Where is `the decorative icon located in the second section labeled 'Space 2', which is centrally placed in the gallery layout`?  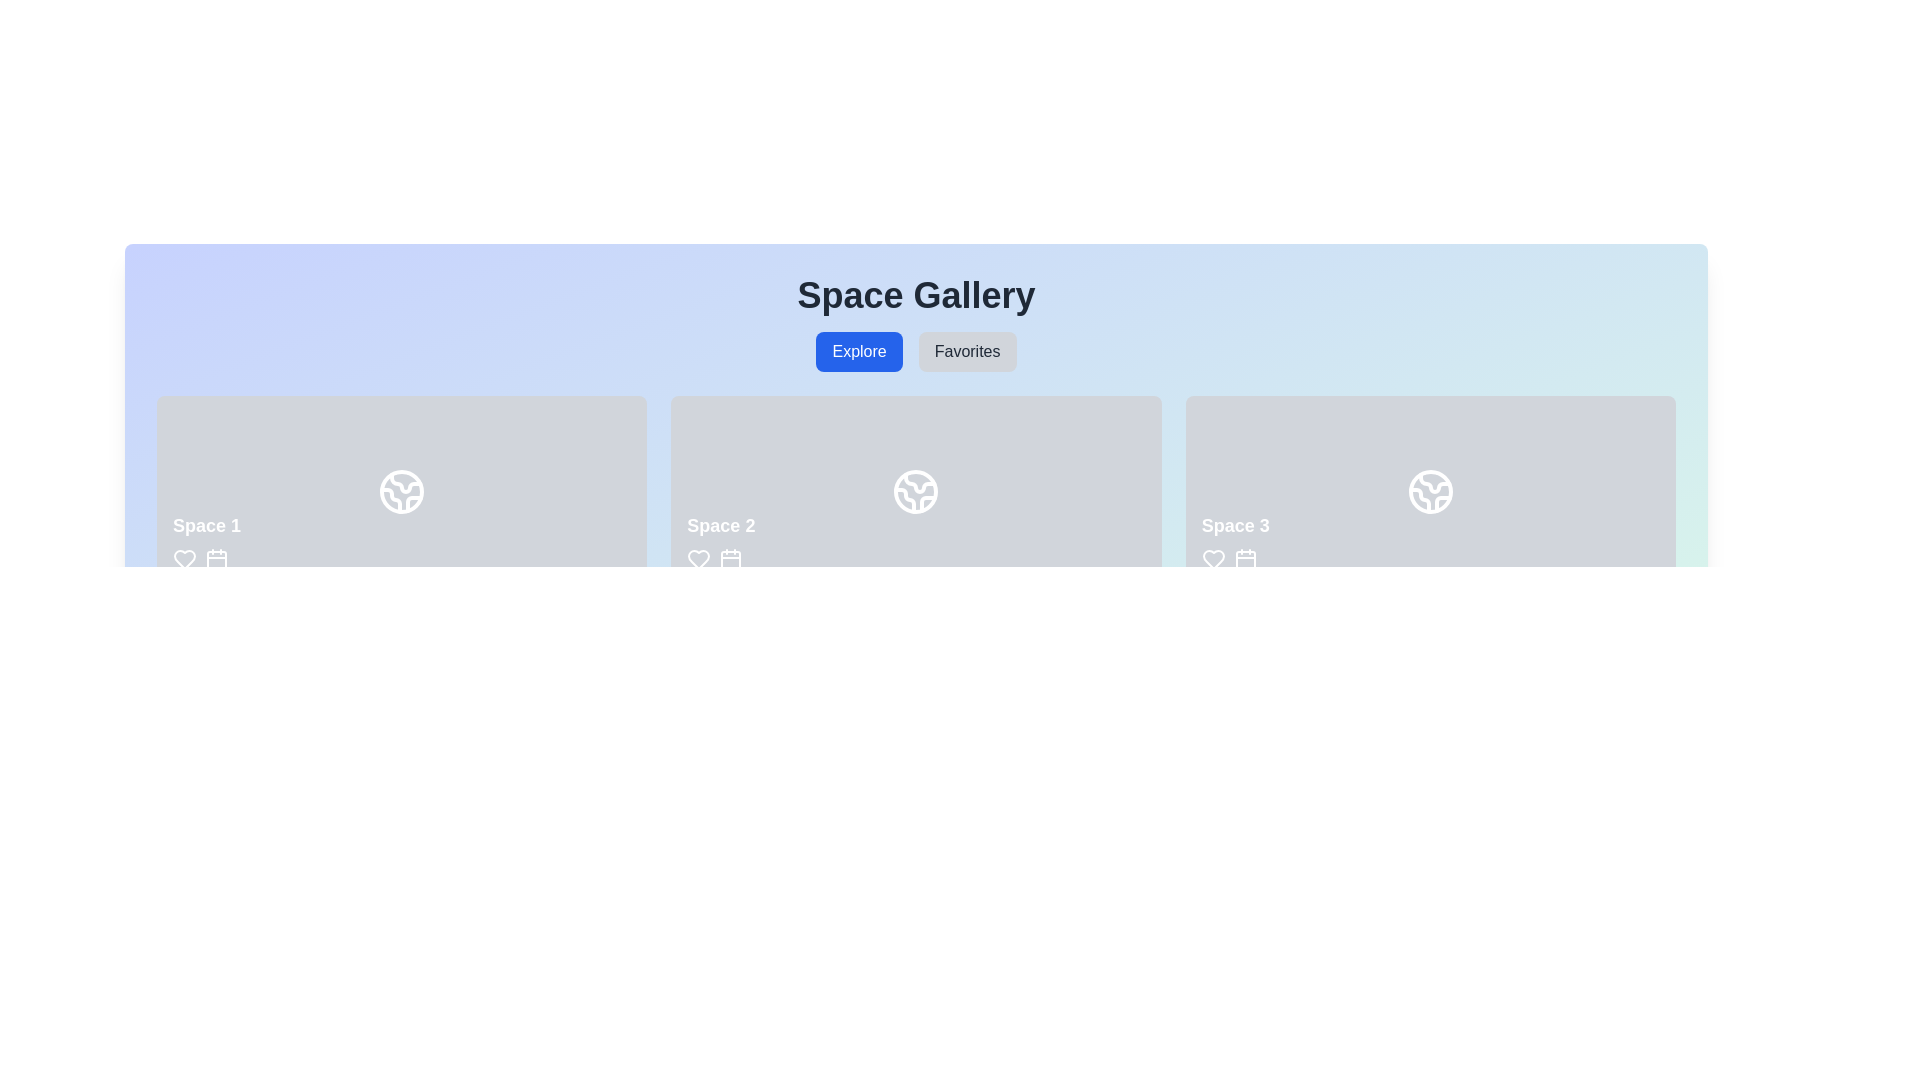 the decorative icon located in the second section labeled 'Space 2', which is centrally placed in the gallery layout is located at coordinates (915, 492).